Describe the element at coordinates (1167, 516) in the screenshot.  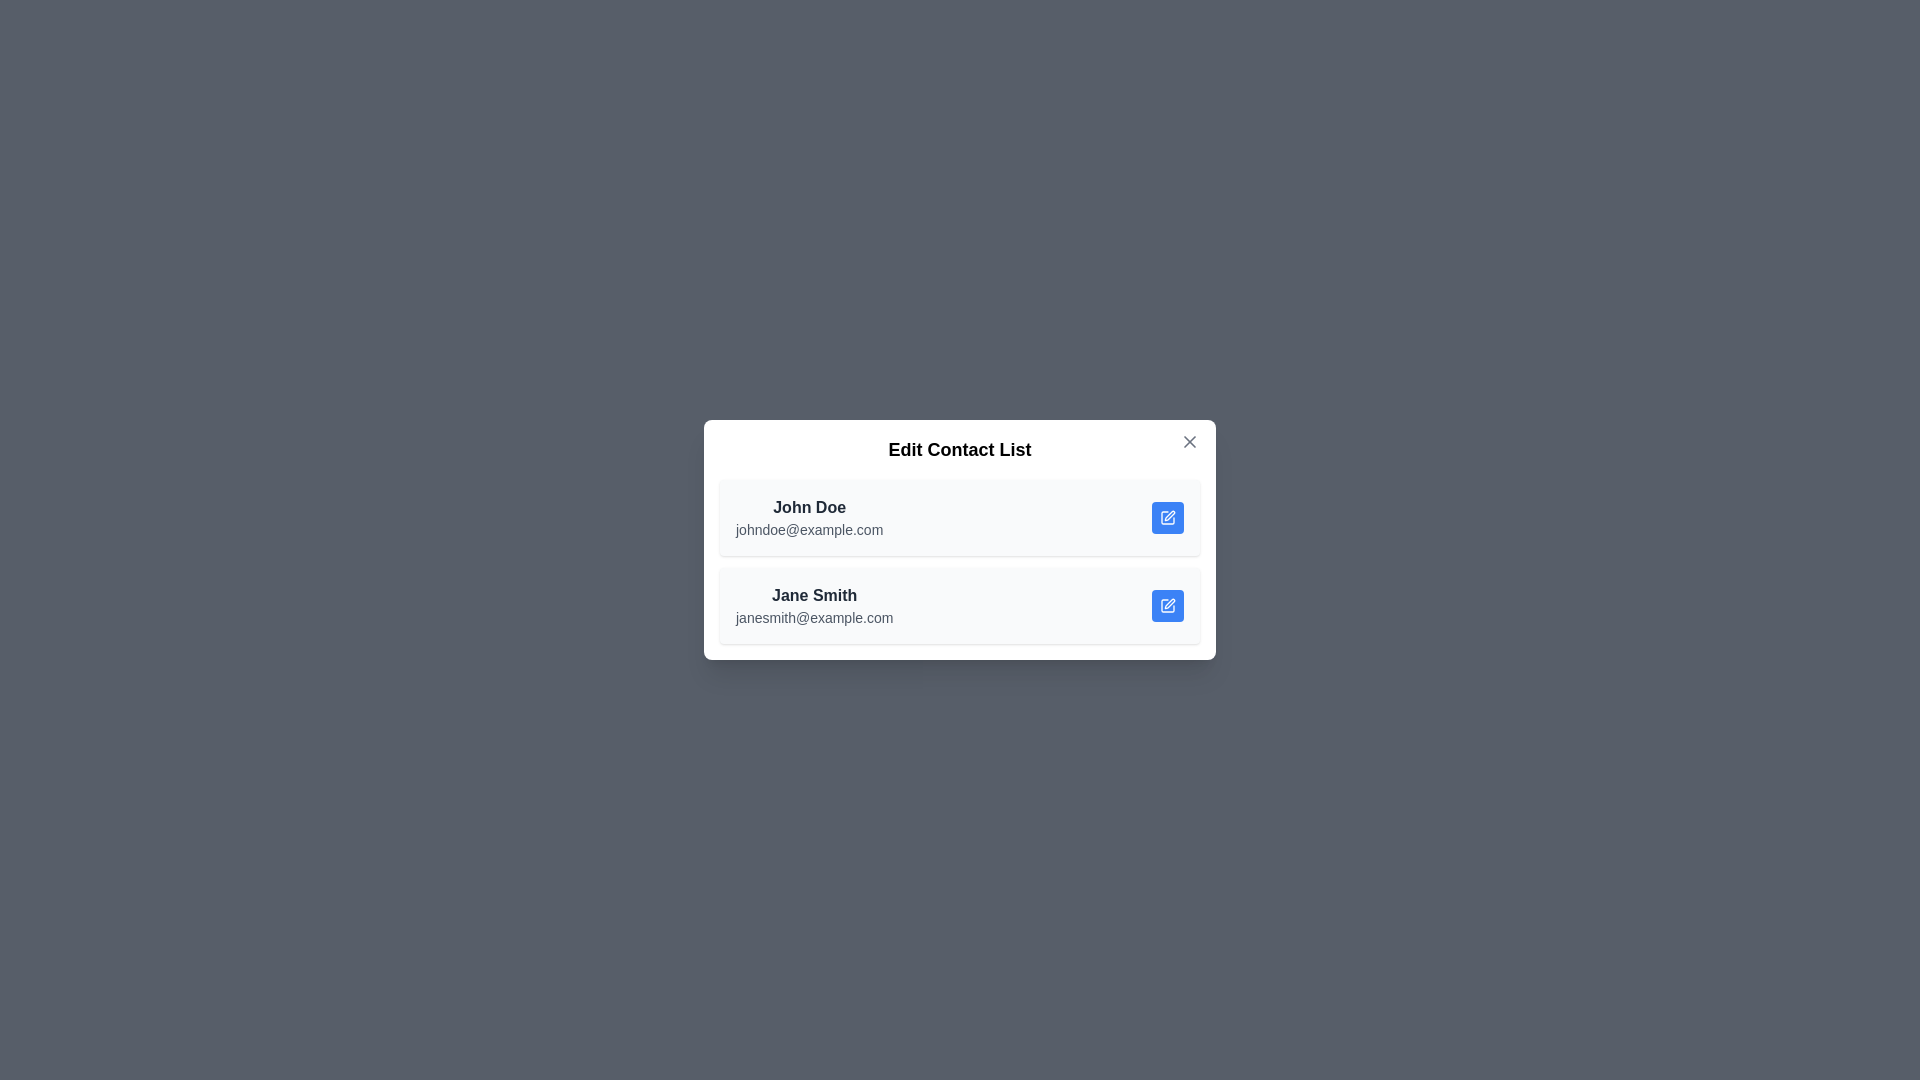
I see `edit button next to the contact with the name John Doe` at that location.